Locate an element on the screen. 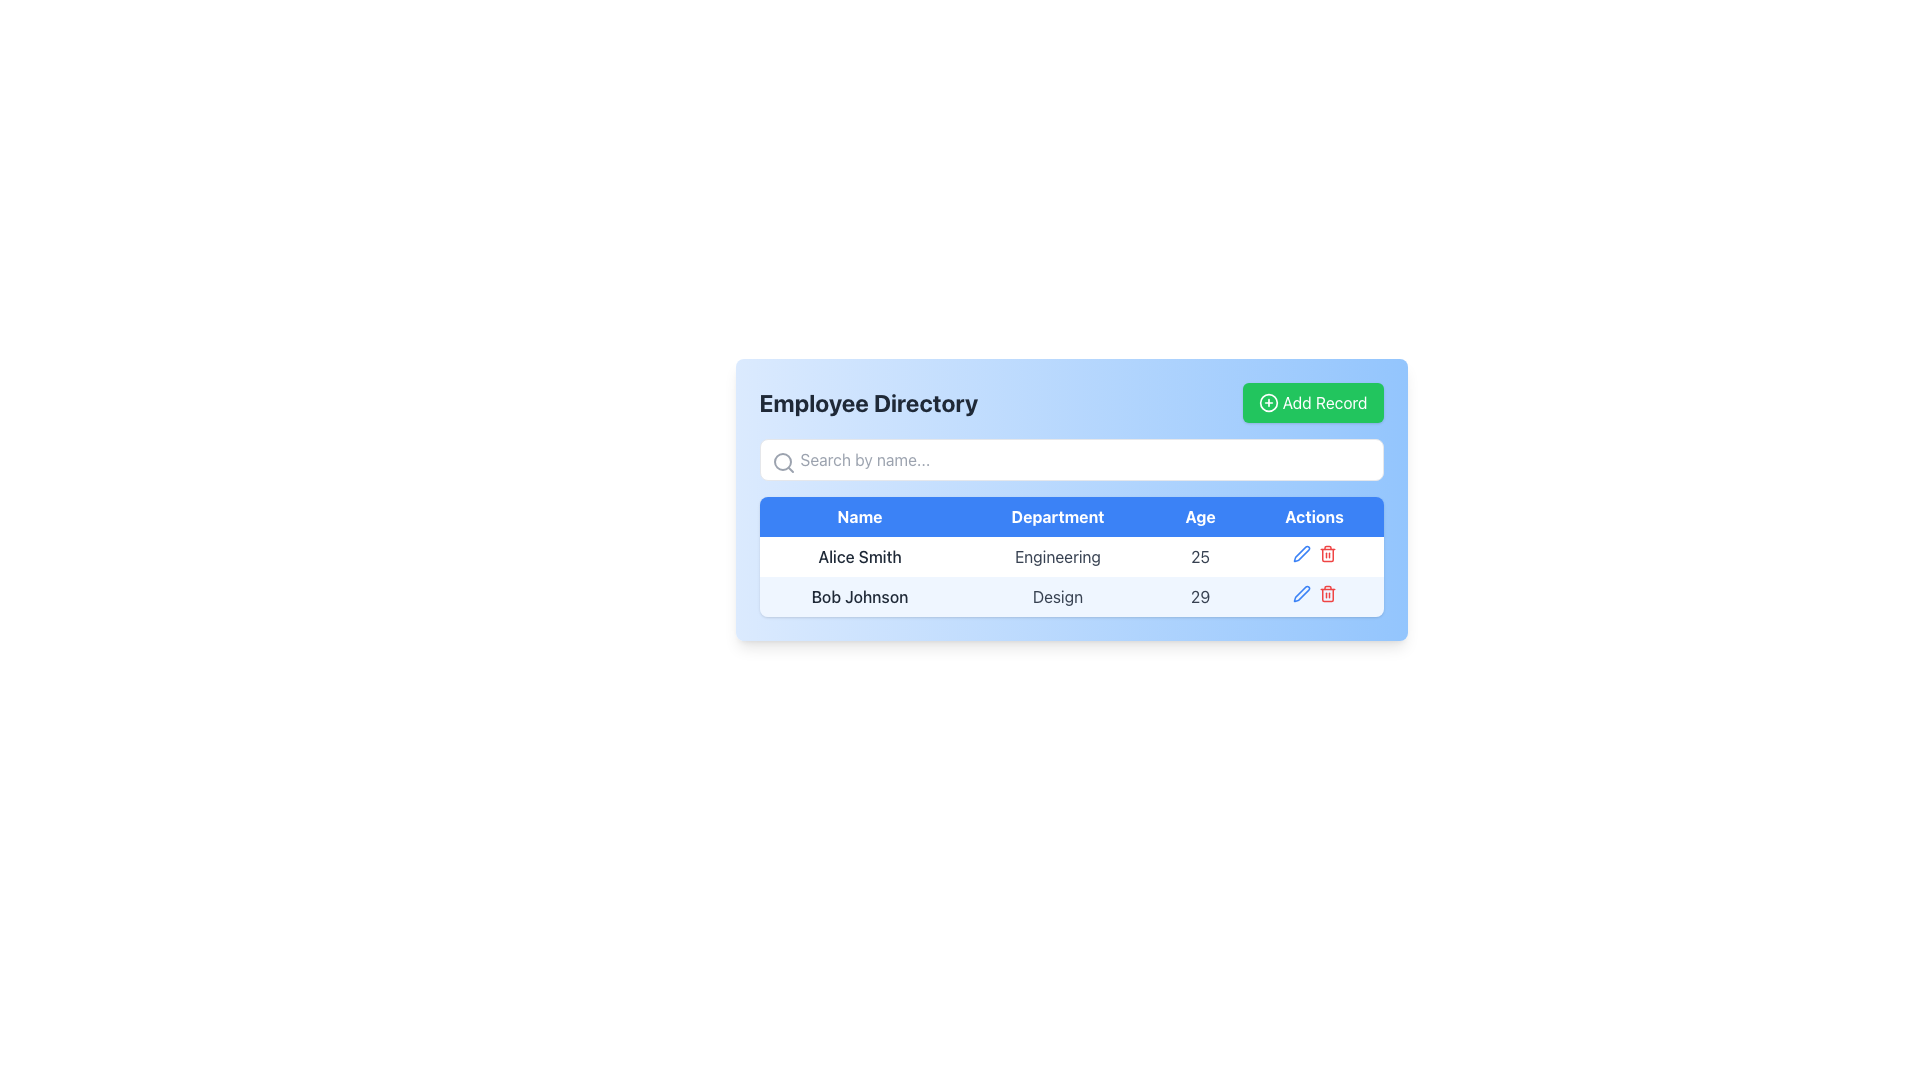 Image resolution: width=1920 pixels, height=1080 pixels. the first row of the table displaying a person's record, which includes columns for 'Name', 'Department', 'Age', and 'Actions' is located at coordinates (1070, 577).